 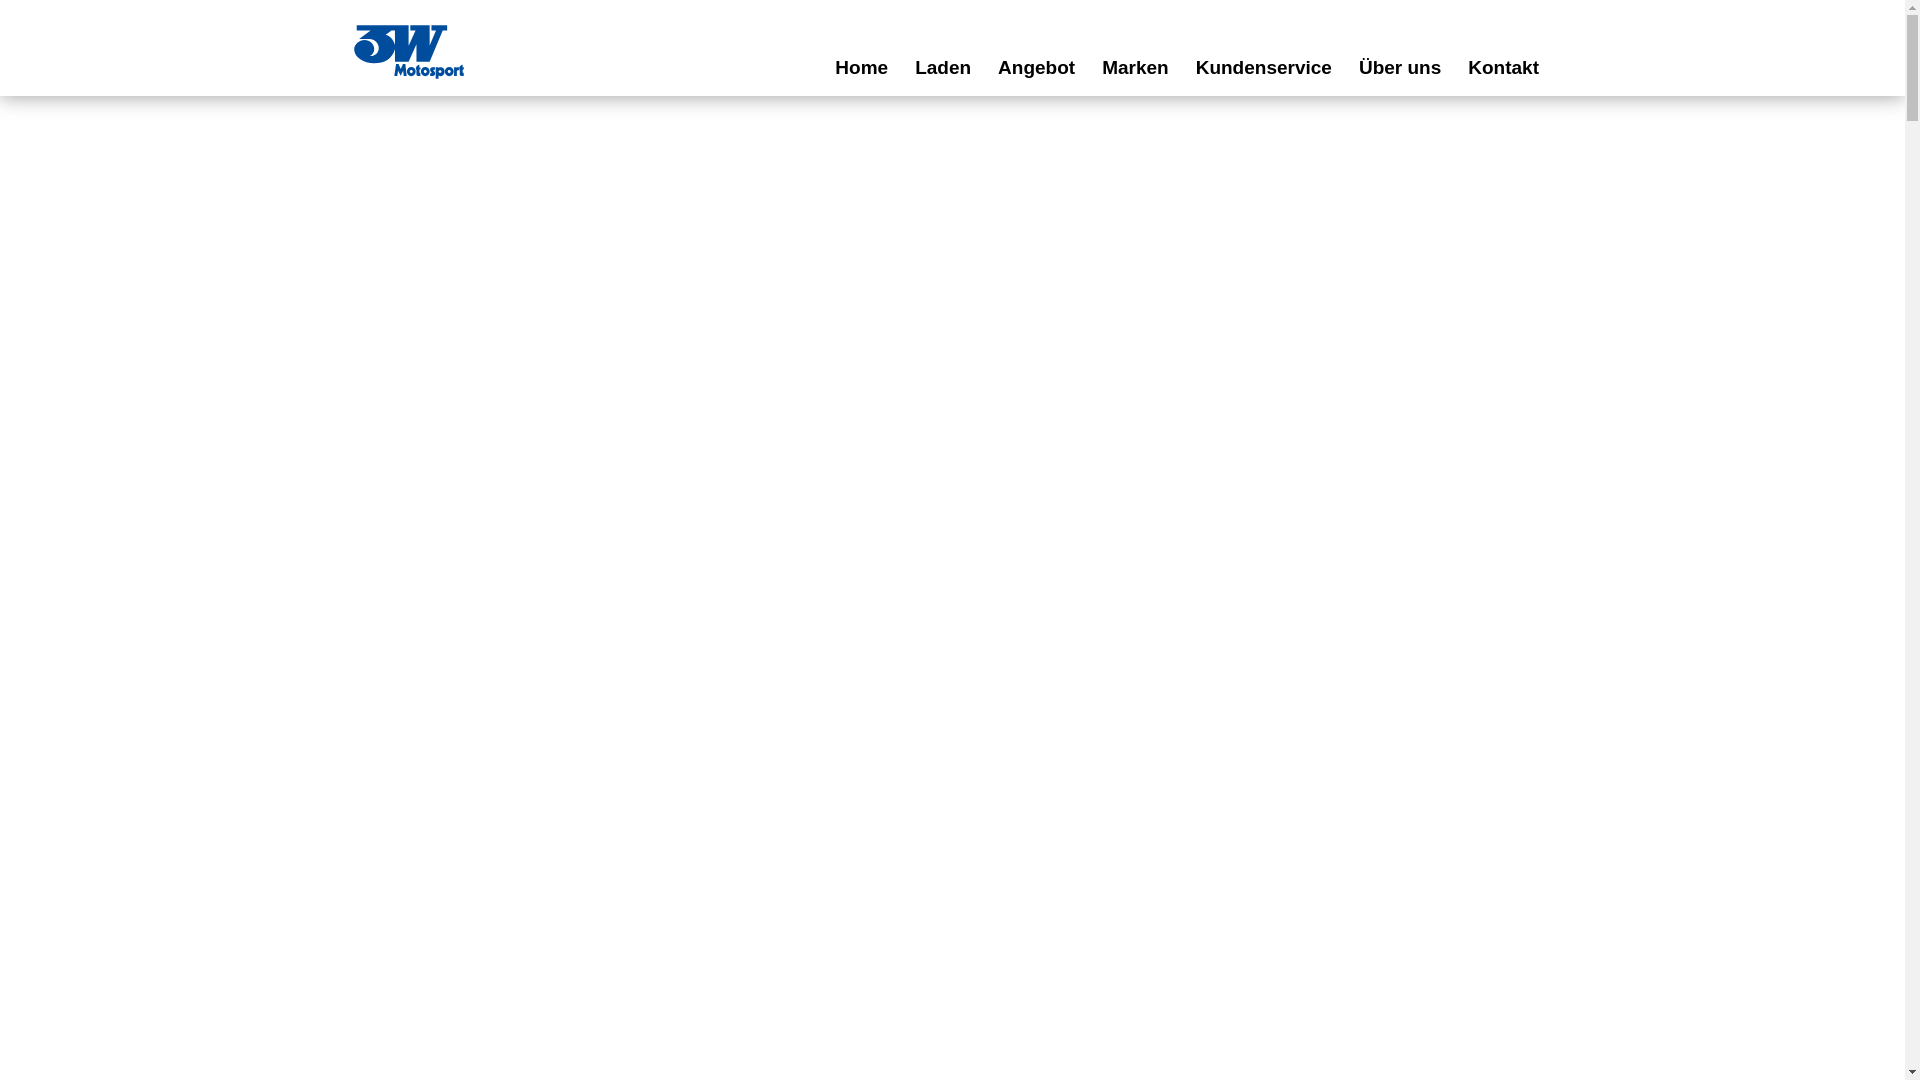 What do you see at coordinates (1136, 67) in the screenshot?
I see `'Marken'` at bounding box center [1136, 67].